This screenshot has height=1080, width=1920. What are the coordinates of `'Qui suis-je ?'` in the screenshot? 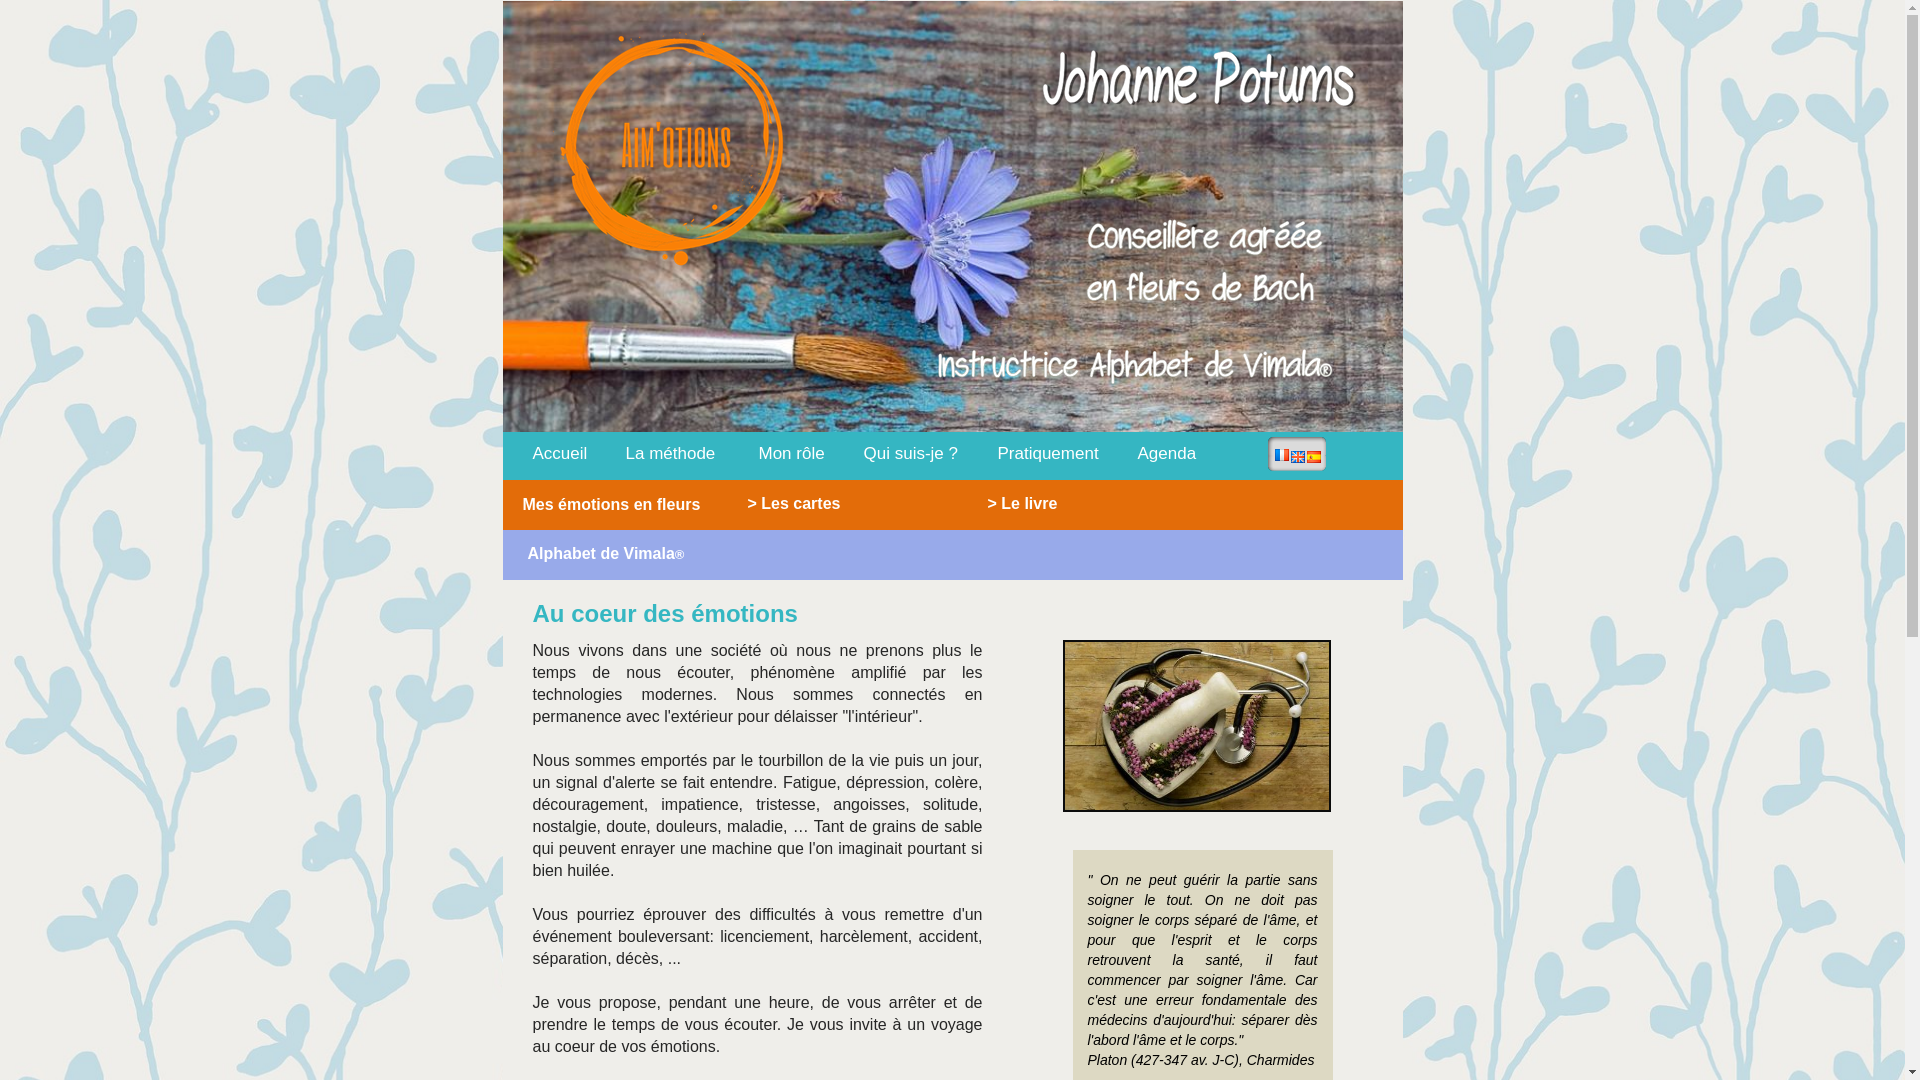 It's located at (909, 452).